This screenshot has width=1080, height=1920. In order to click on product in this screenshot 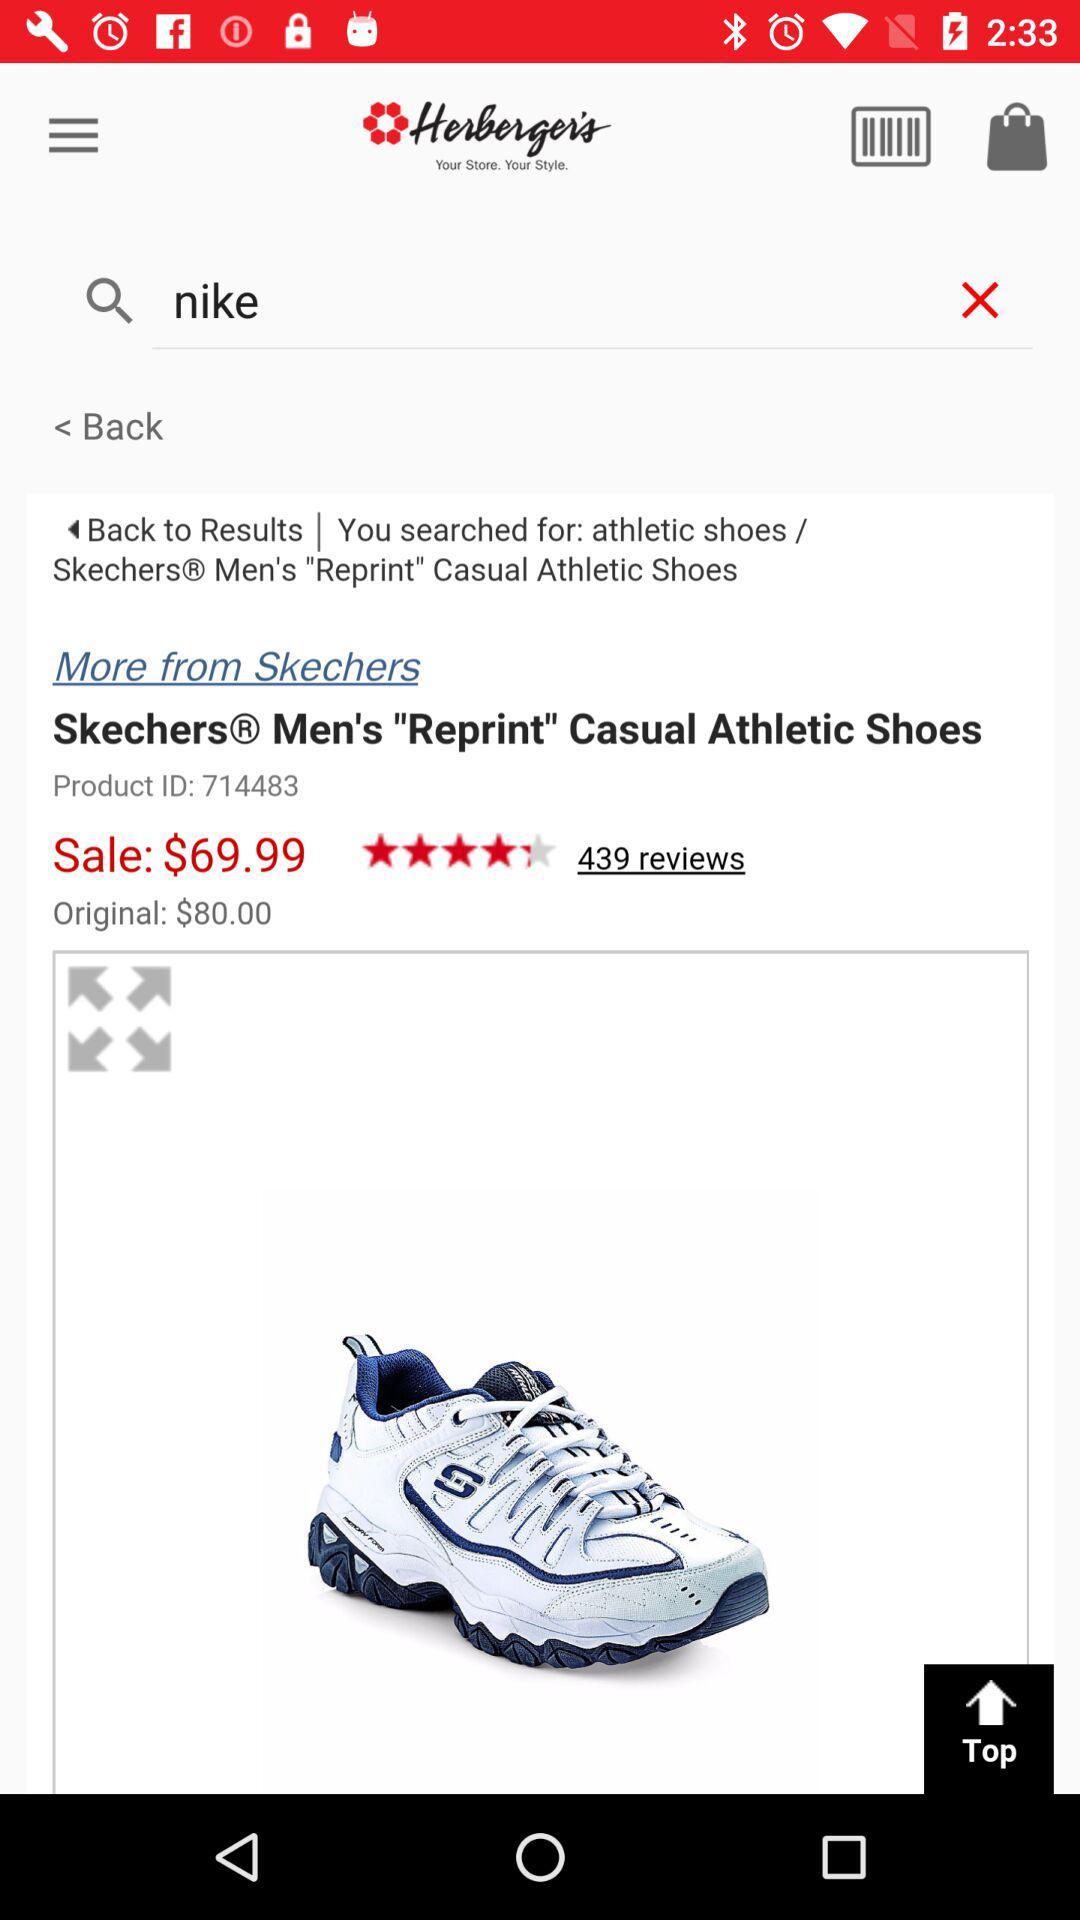, I will do `click(540, 1143)`.